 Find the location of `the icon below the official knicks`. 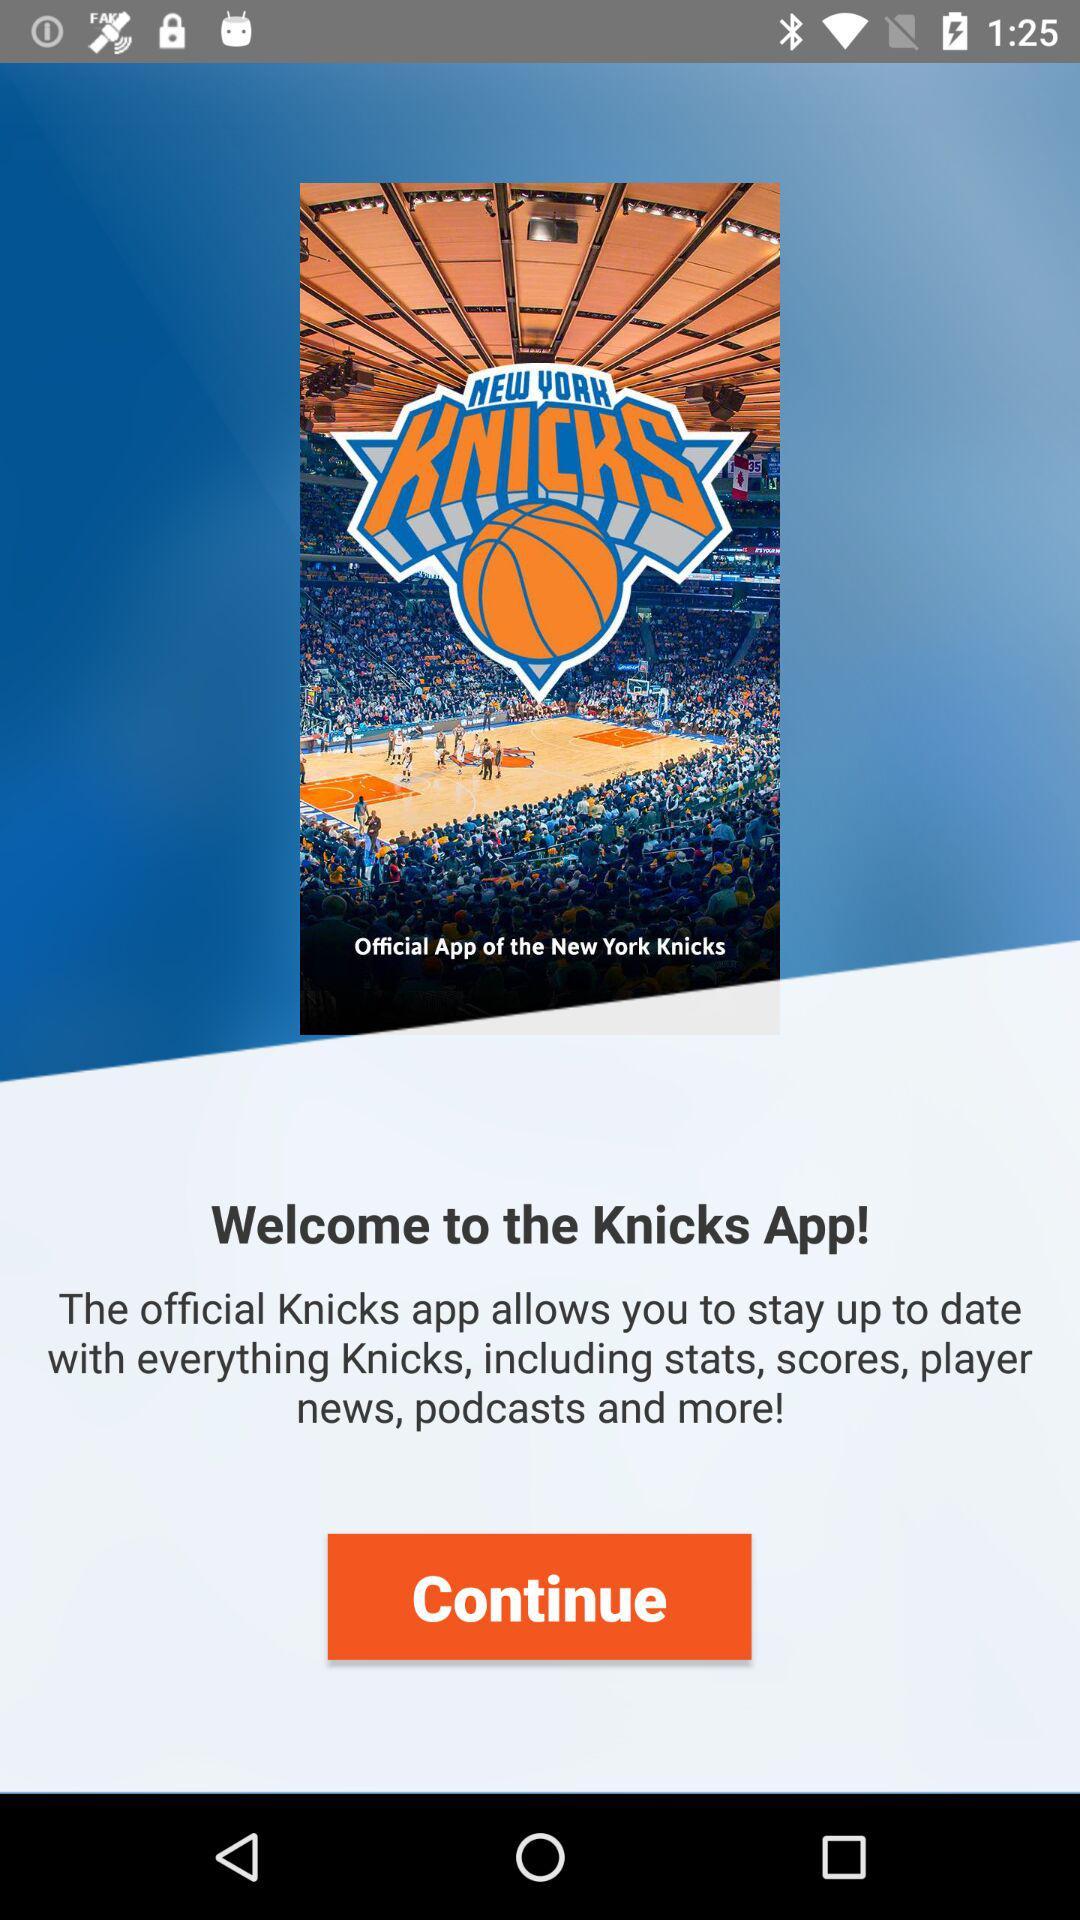

the icon below the official knicks is located at coordinates (538, 1595).